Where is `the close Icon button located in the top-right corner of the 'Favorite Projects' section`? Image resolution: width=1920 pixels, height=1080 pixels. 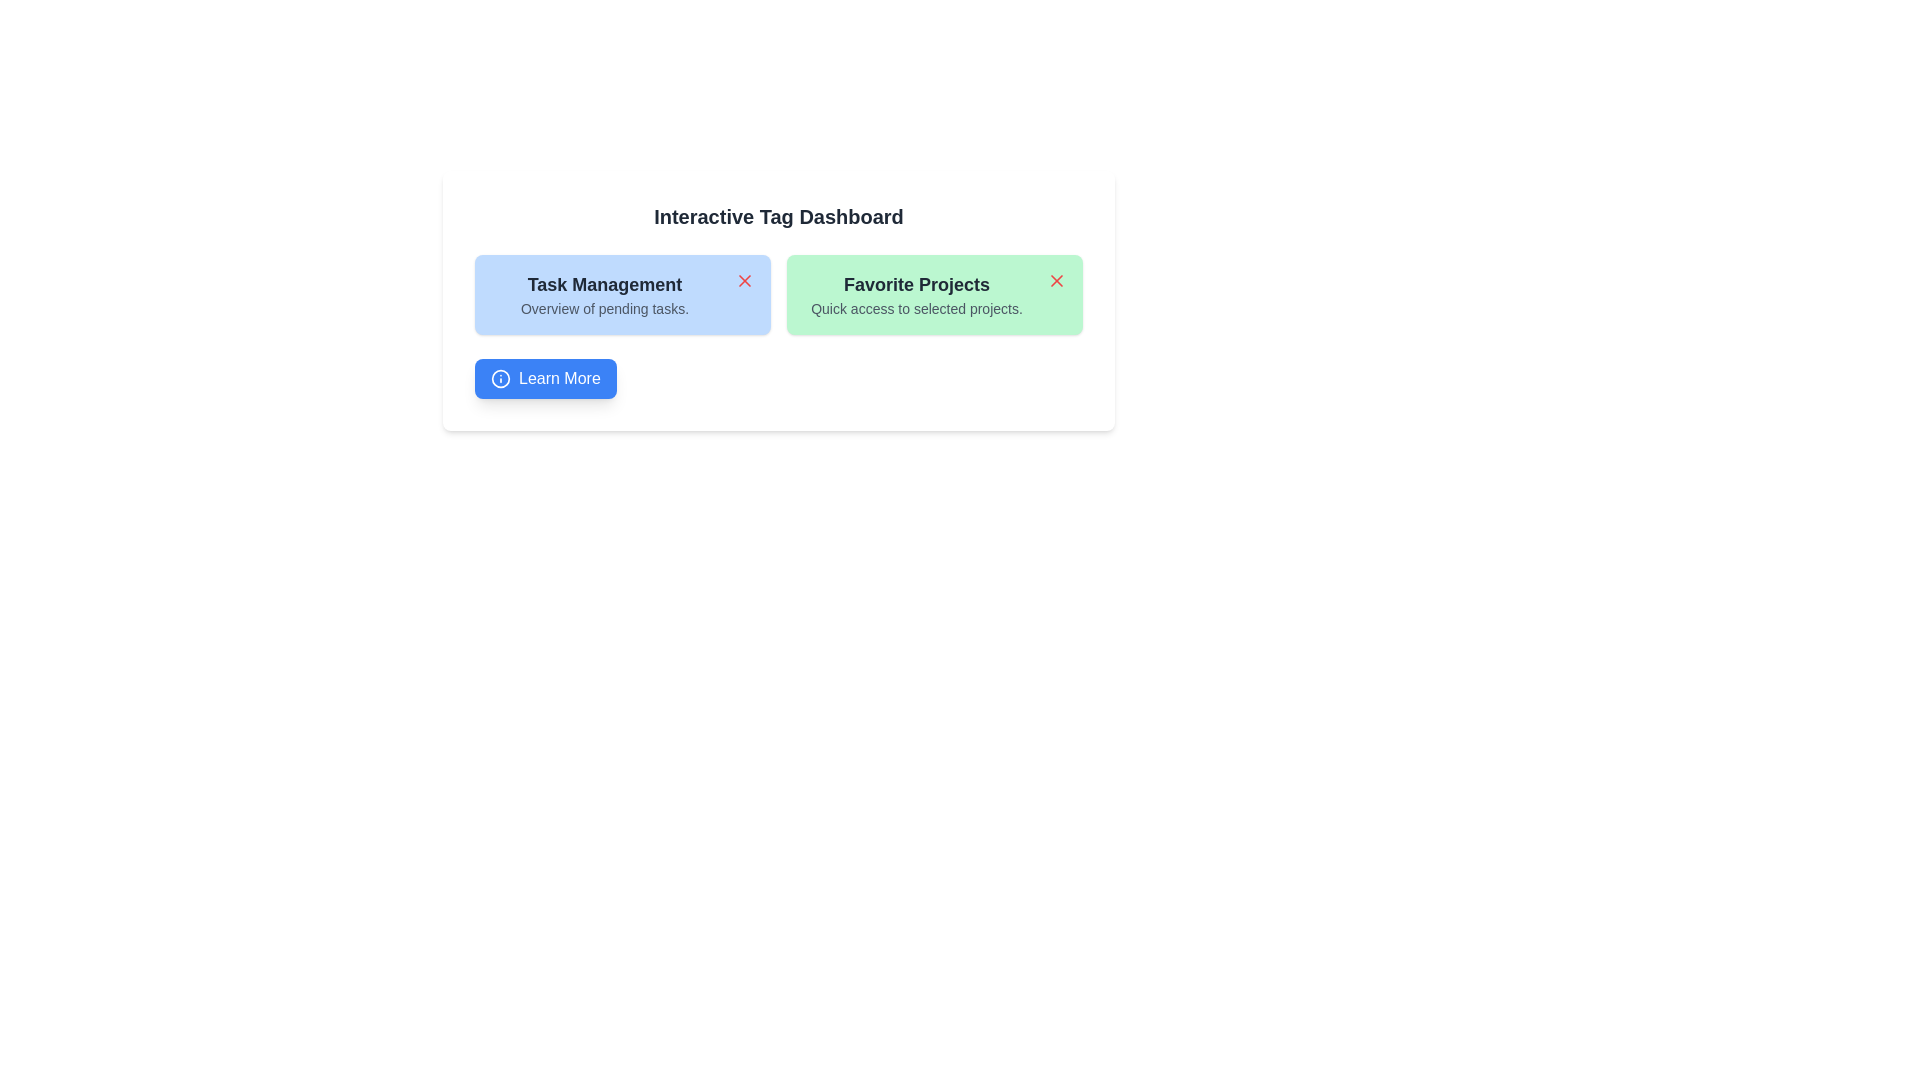 the close Icon button located in the top-right corner of the 'Favorite Projects' section is located at coordinates (1055, 281).